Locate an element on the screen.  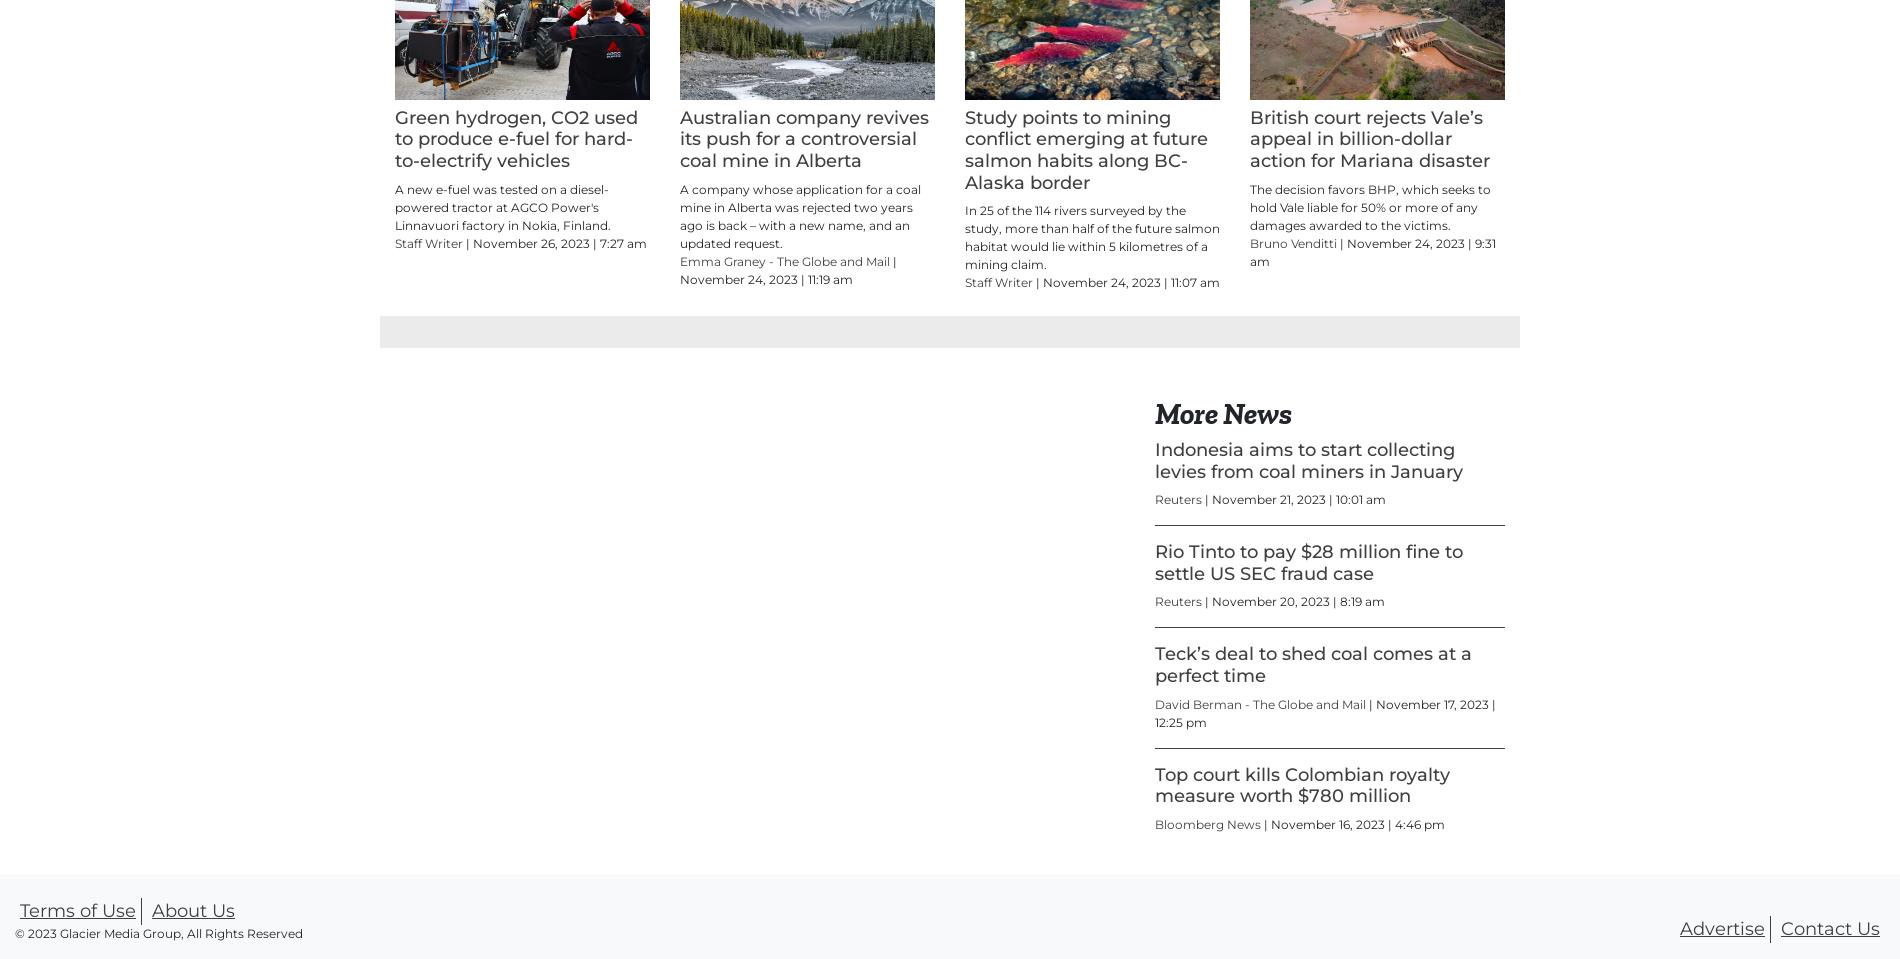
'Rio Tinto to pay $28 million fine to settle US SEC fraud case' is located at coordinates (1307, 652).